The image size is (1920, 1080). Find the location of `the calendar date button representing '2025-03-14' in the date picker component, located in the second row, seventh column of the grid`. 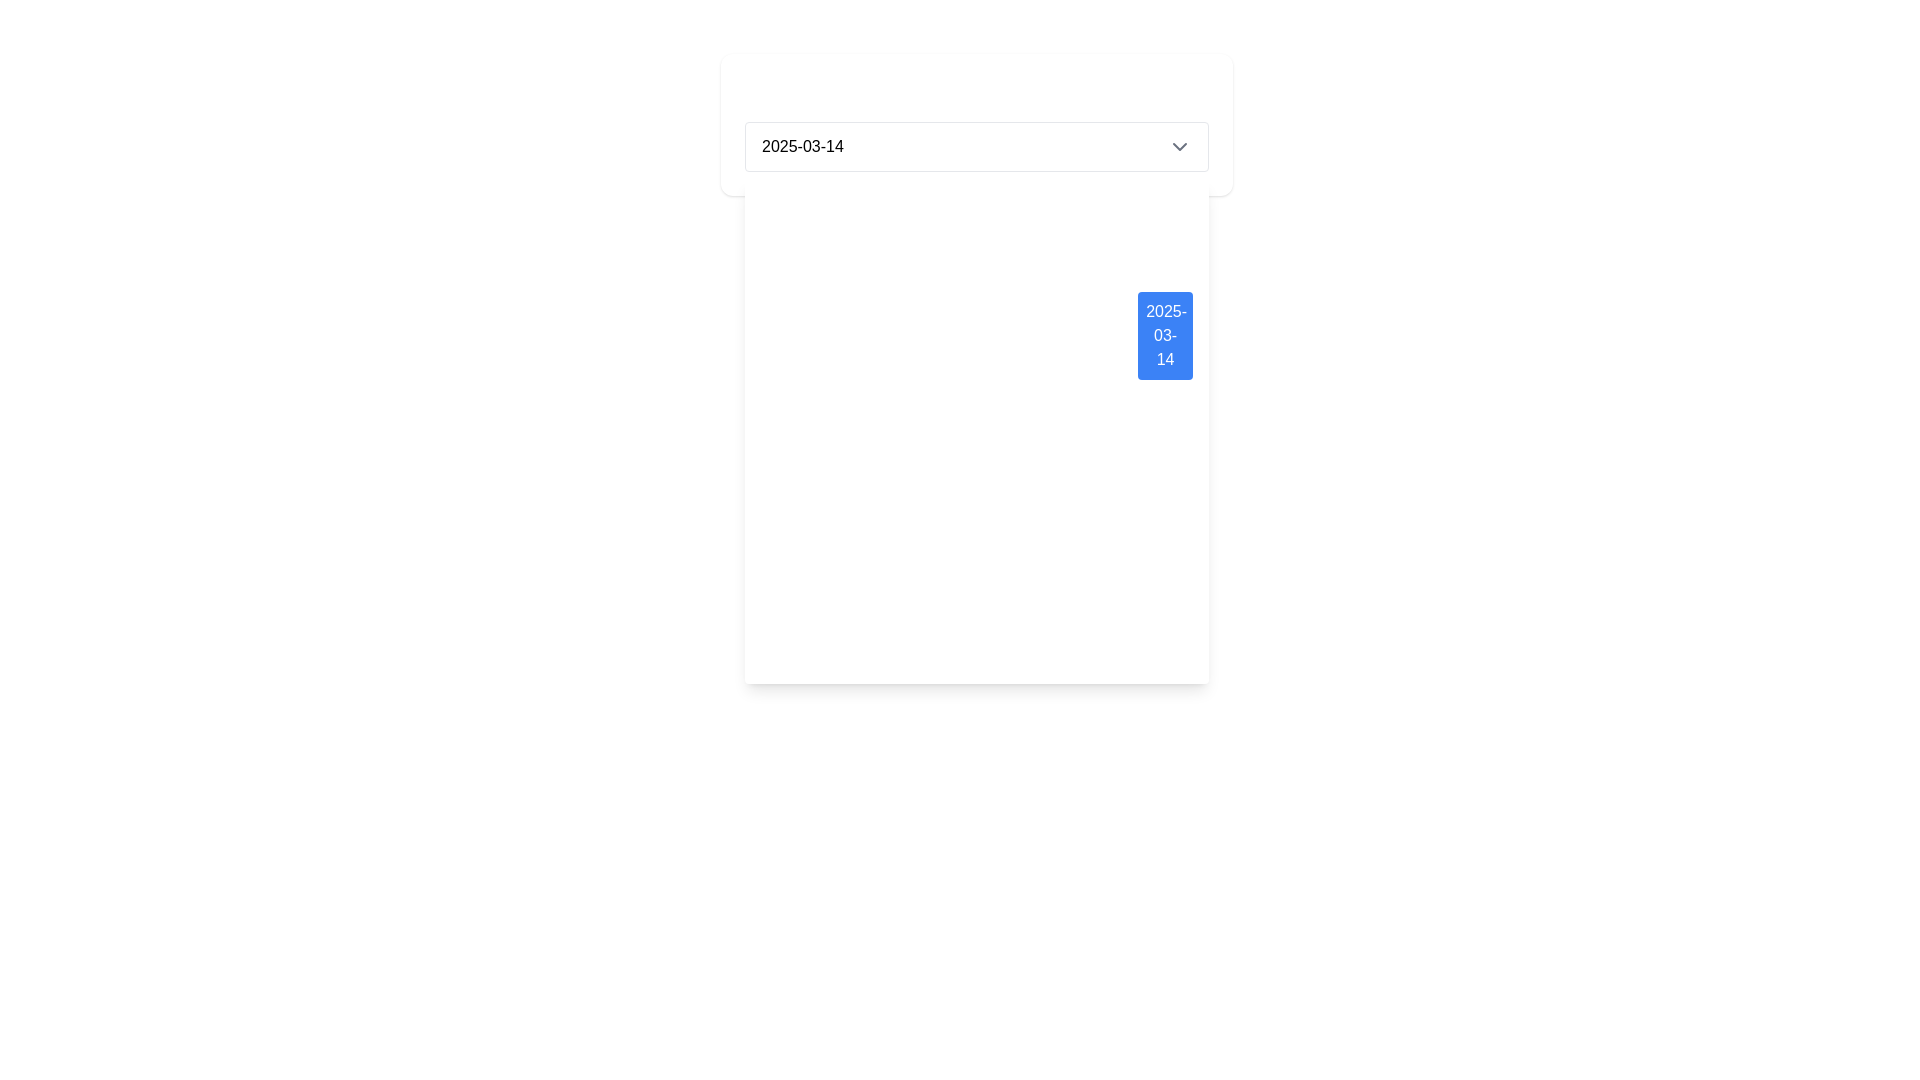

the calendar date button representing '2025-03-14' in the date picker component, located in the second row, seventh column of the grid is located at coordinates (1165, 334).